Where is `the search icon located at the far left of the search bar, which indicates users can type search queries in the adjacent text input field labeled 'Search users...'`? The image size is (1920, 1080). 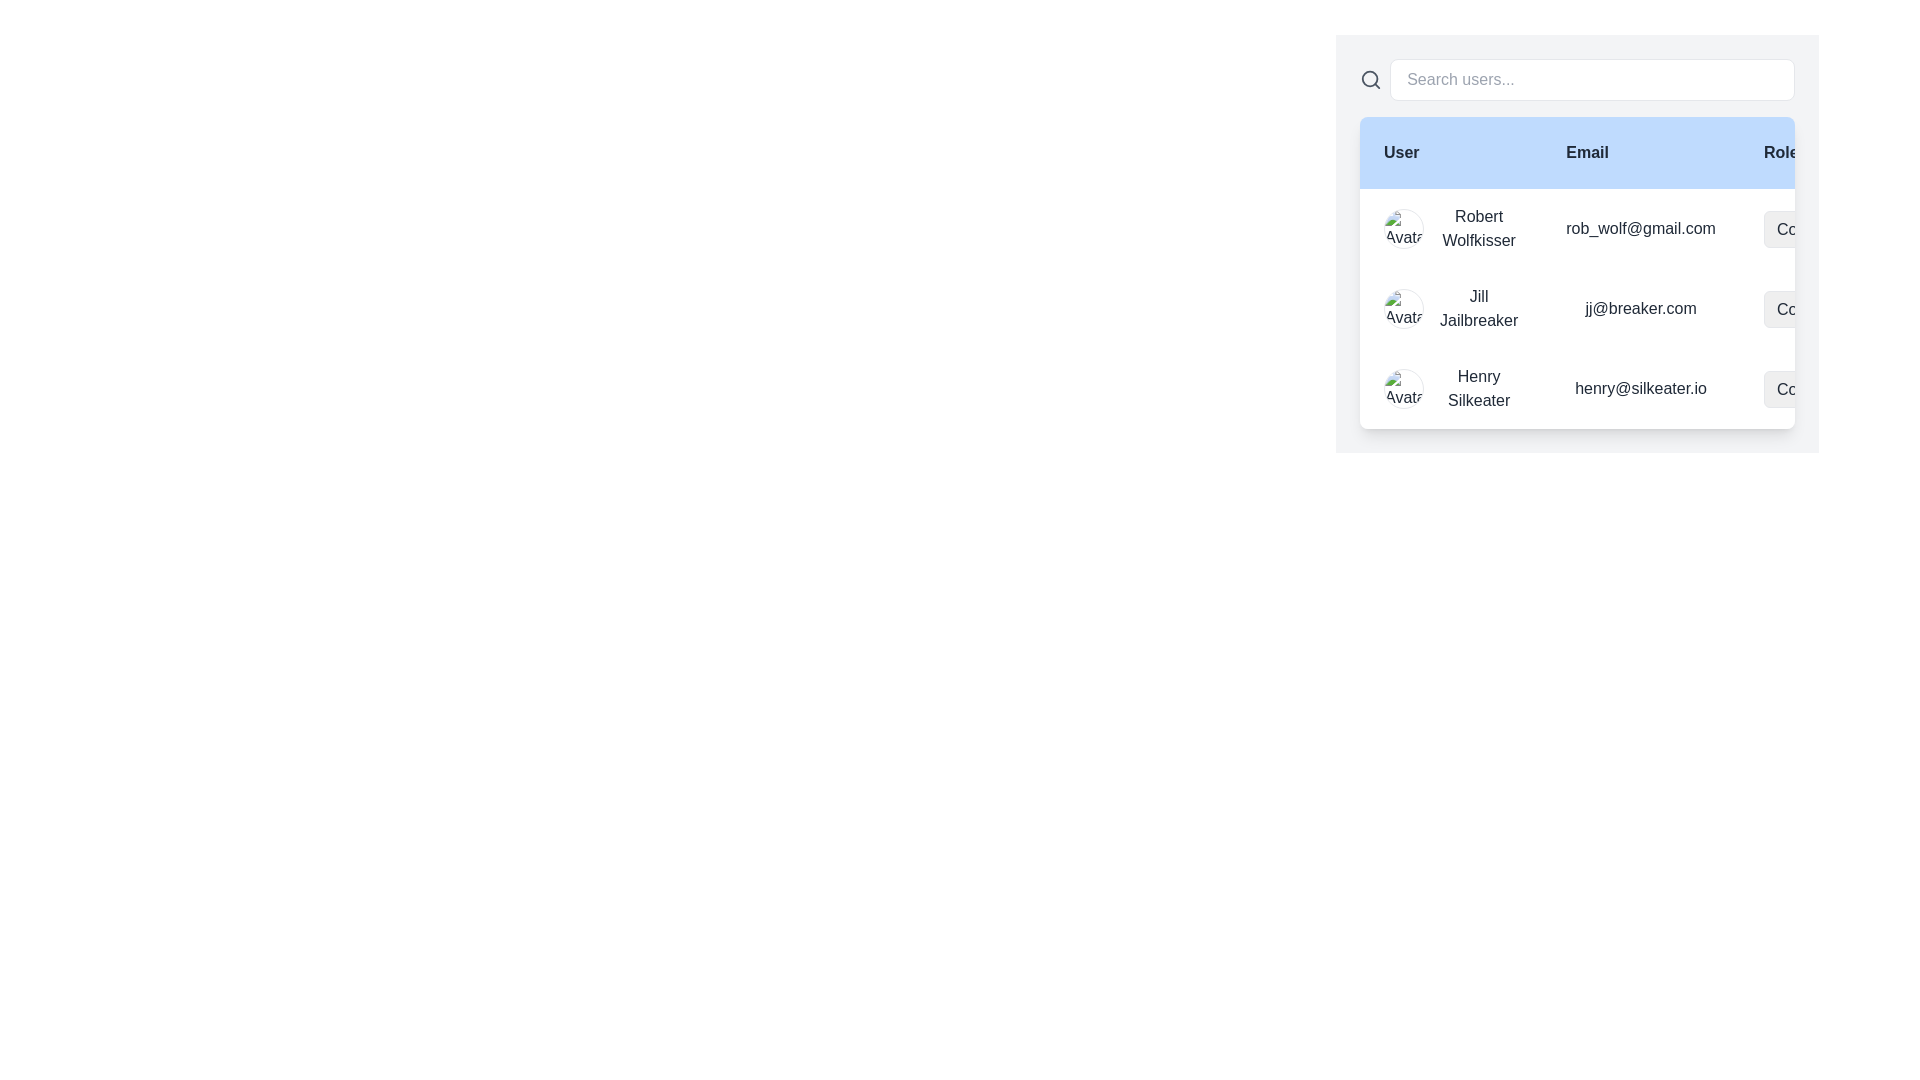 the search icon located at the far left of the search bar, which indicates users can type search queries in the adjacent text input field labeled 'Search users...' is located at coordinates (1370, 79).